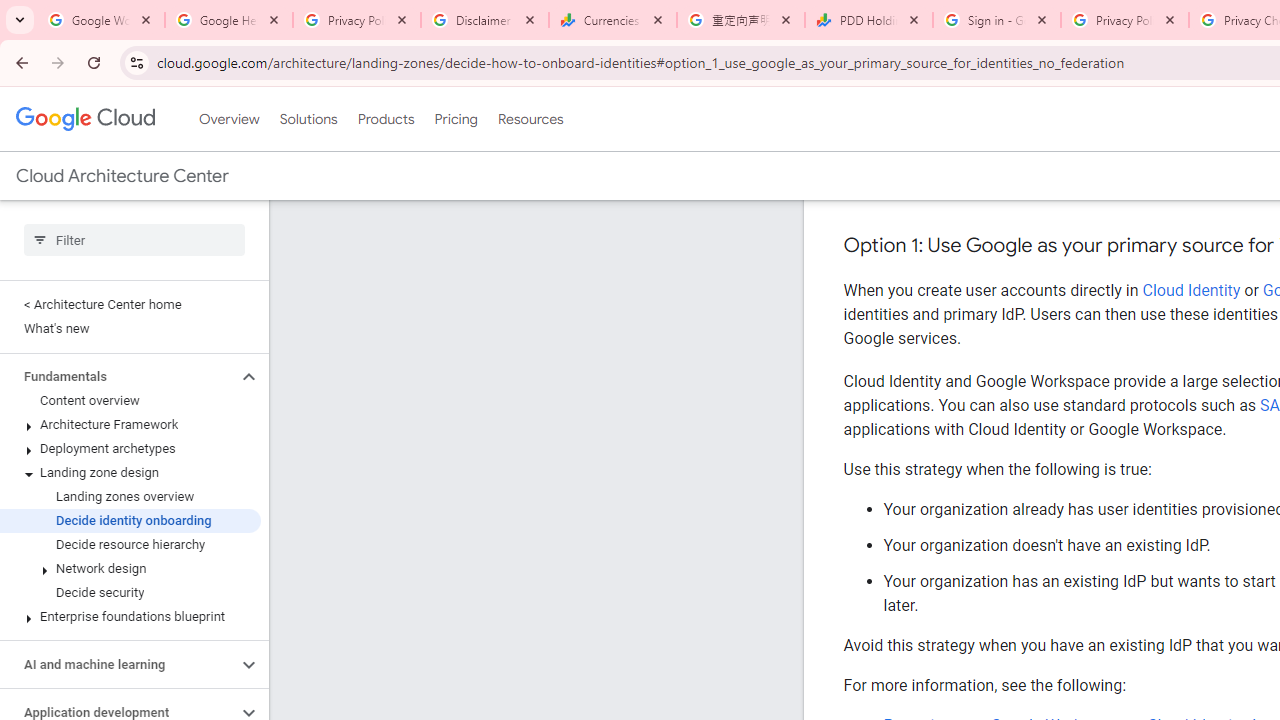  Describe the element at coordinates (129, 304) in the screenshot. I see `'< Architecture Center home'` at that location.